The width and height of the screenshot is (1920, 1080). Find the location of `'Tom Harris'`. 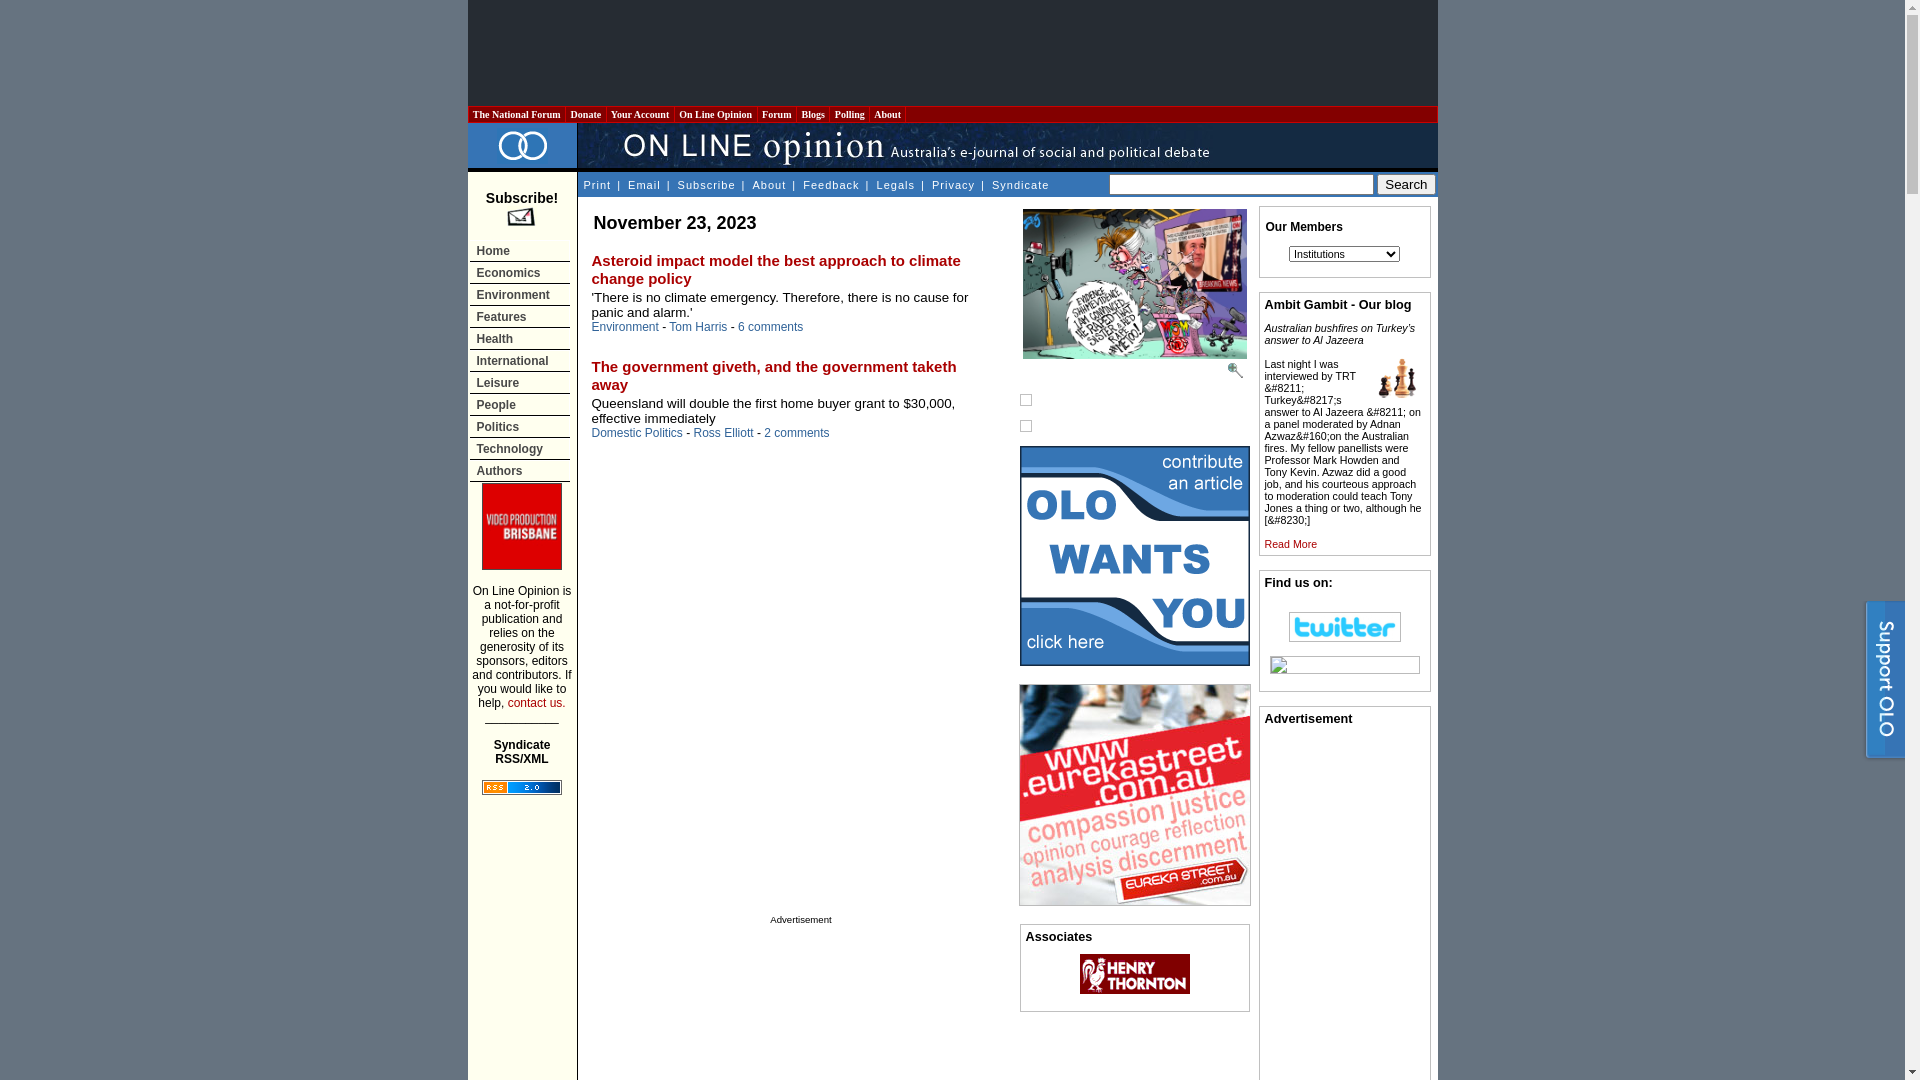

'Tom Harris' is located at coordinates (697, 326).